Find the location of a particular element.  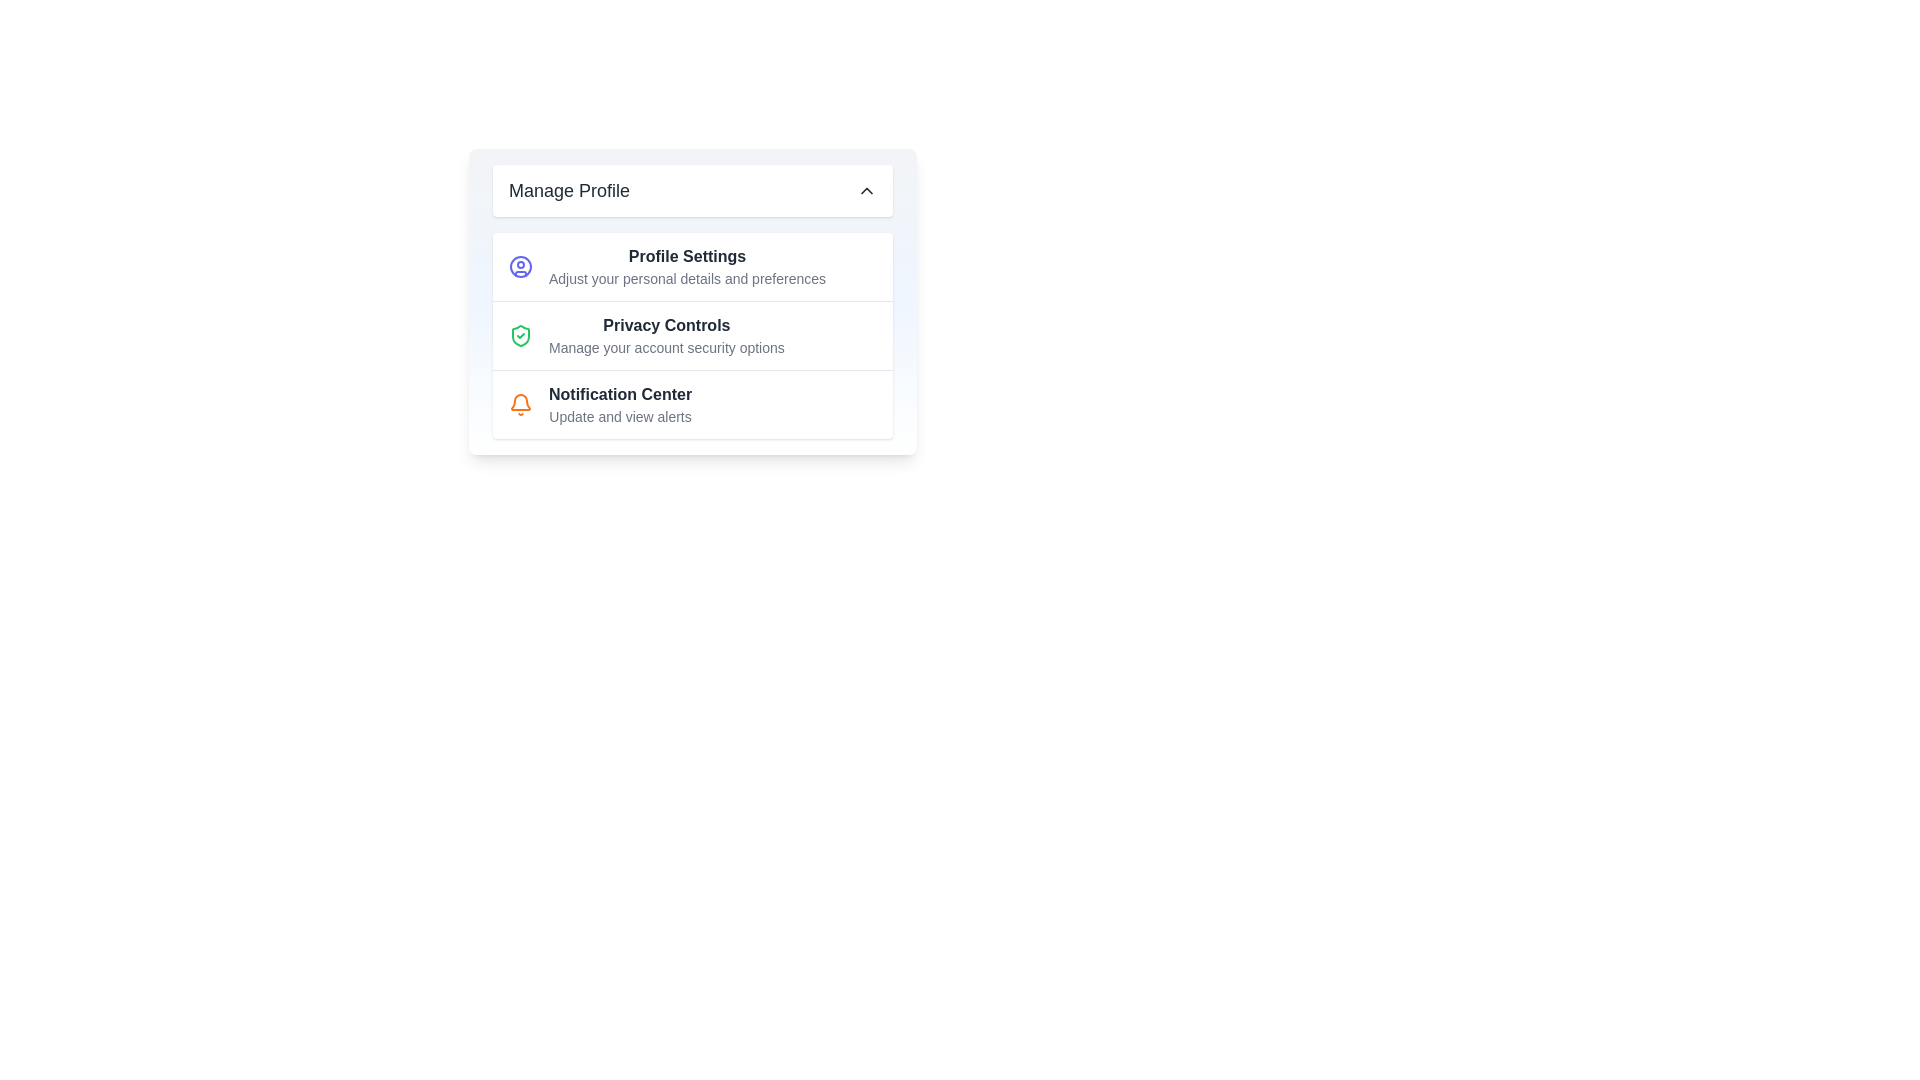

the green shield icon with a checkmark located next to 'Privacy Controls' in the list item, positioned between 'Profile Settings' and 'Notification Center' is located at coordinates (521, 334).